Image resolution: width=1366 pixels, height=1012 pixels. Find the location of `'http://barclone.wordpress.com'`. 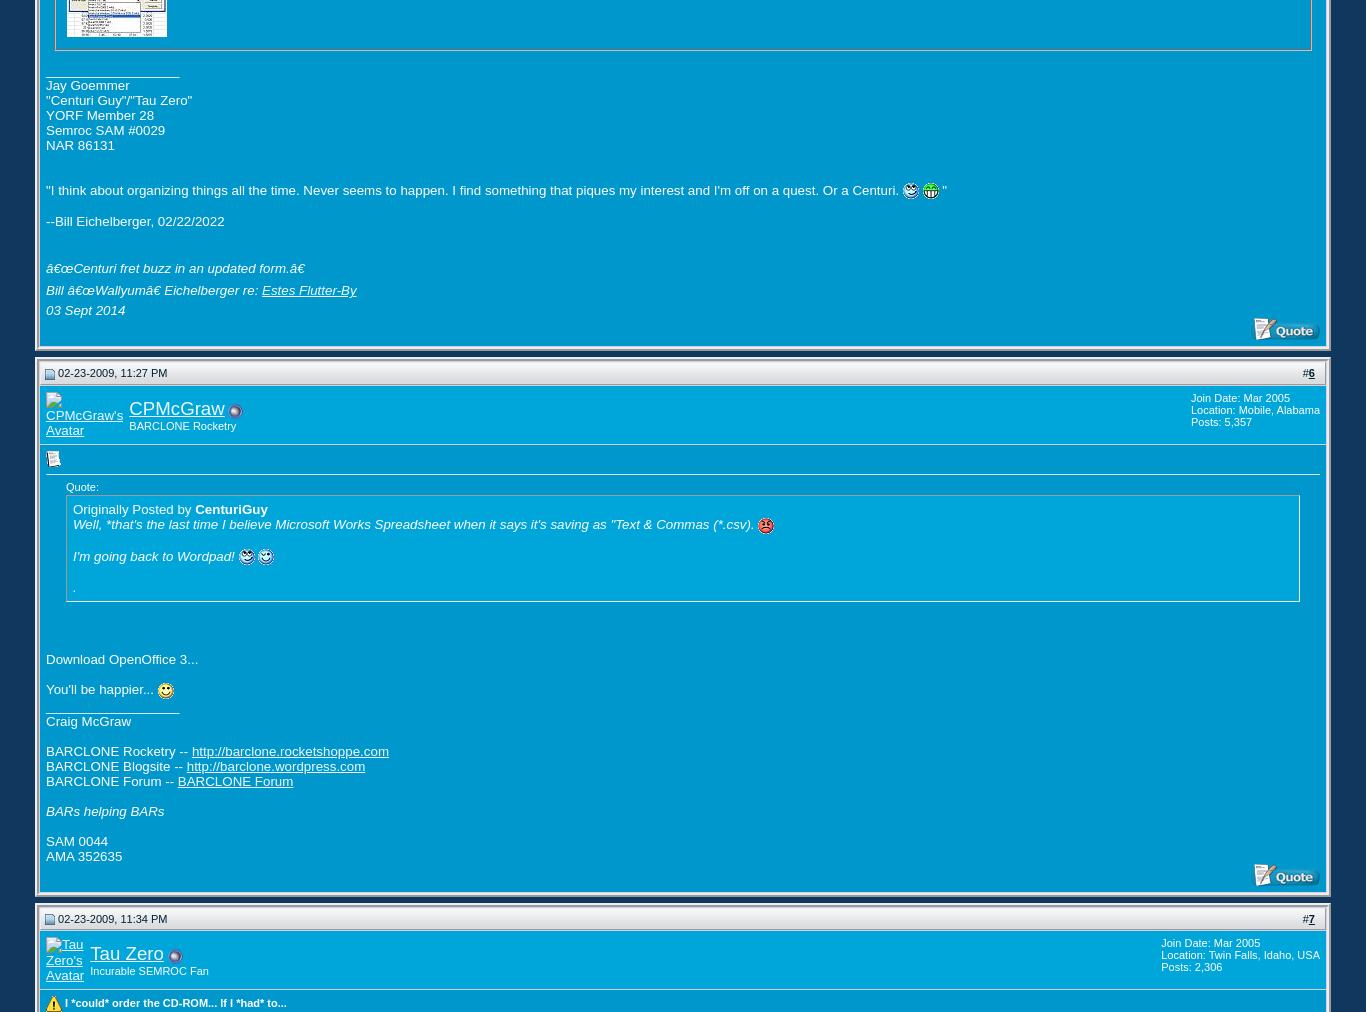

'http://barclone.wordpress.com' is located at coordinates (275, 764).